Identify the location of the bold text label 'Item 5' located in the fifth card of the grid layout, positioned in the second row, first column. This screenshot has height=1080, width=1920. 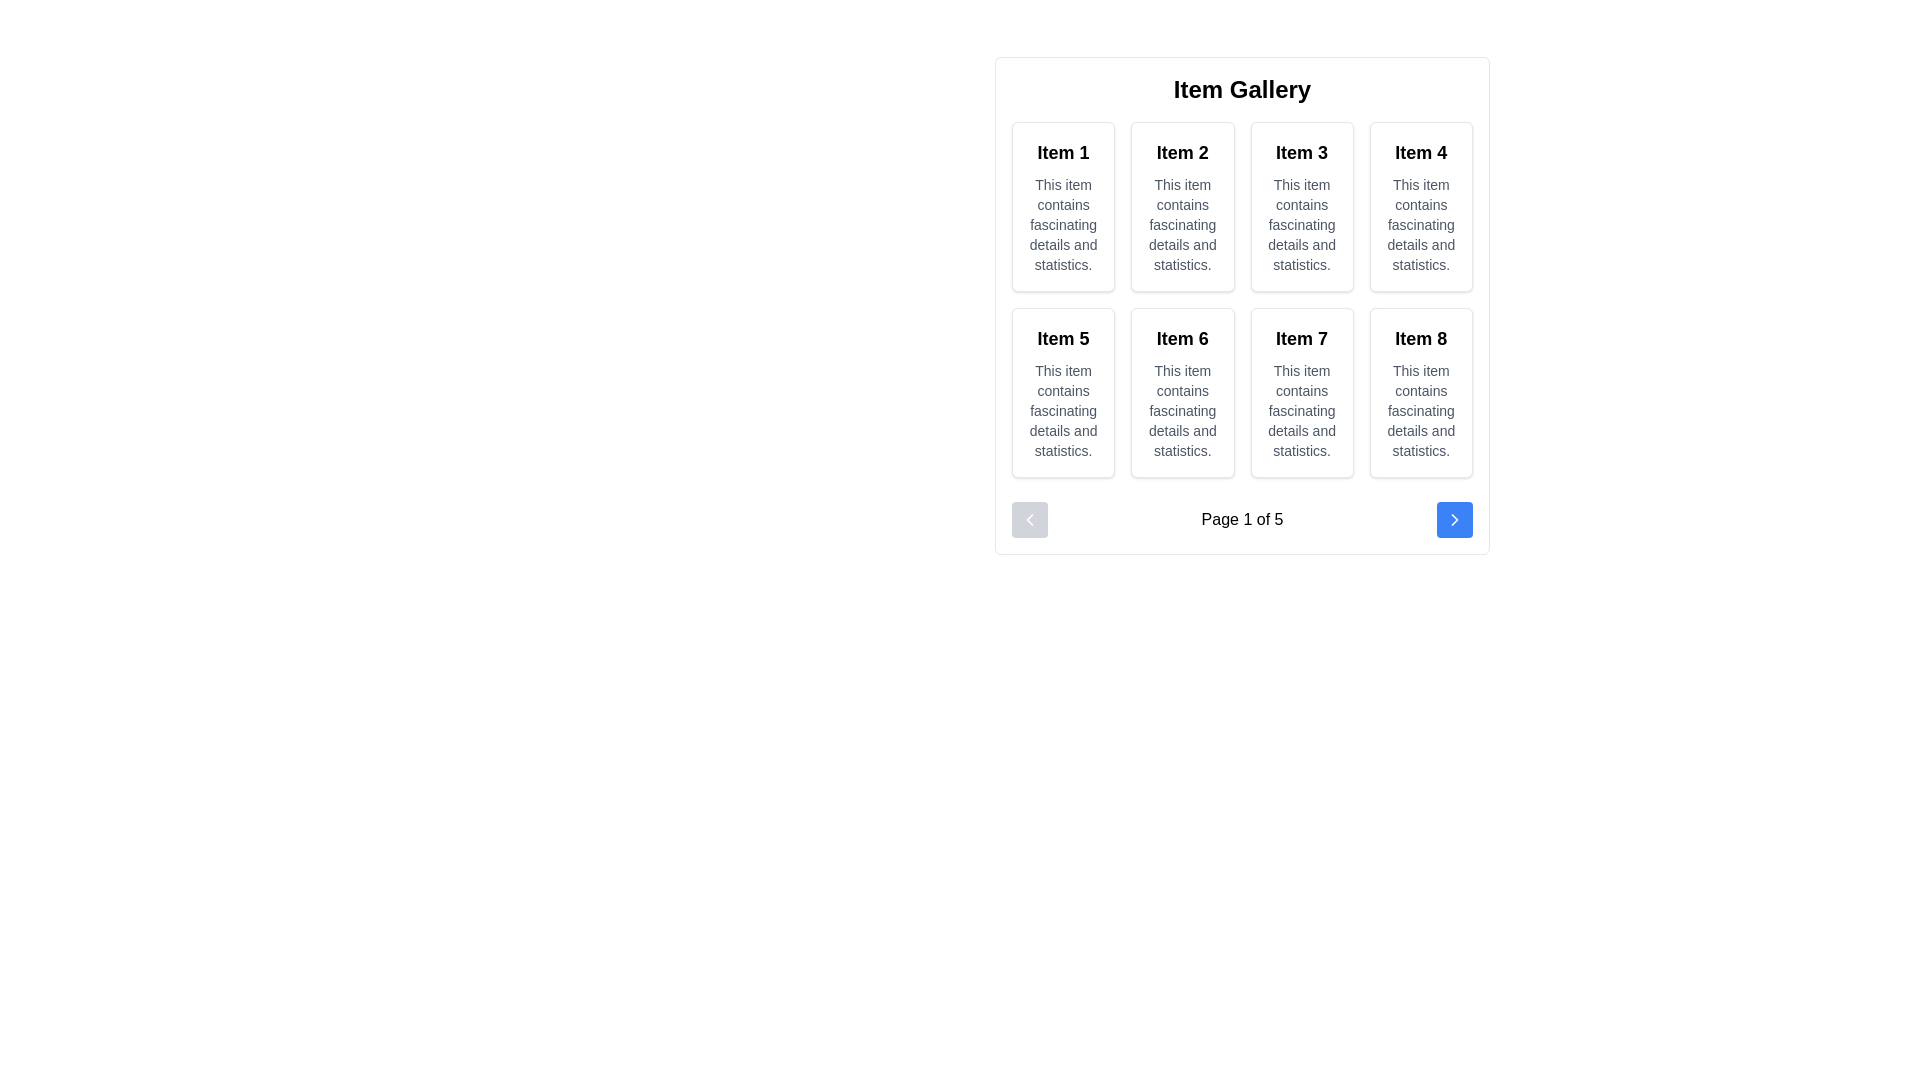
(1062, 338).